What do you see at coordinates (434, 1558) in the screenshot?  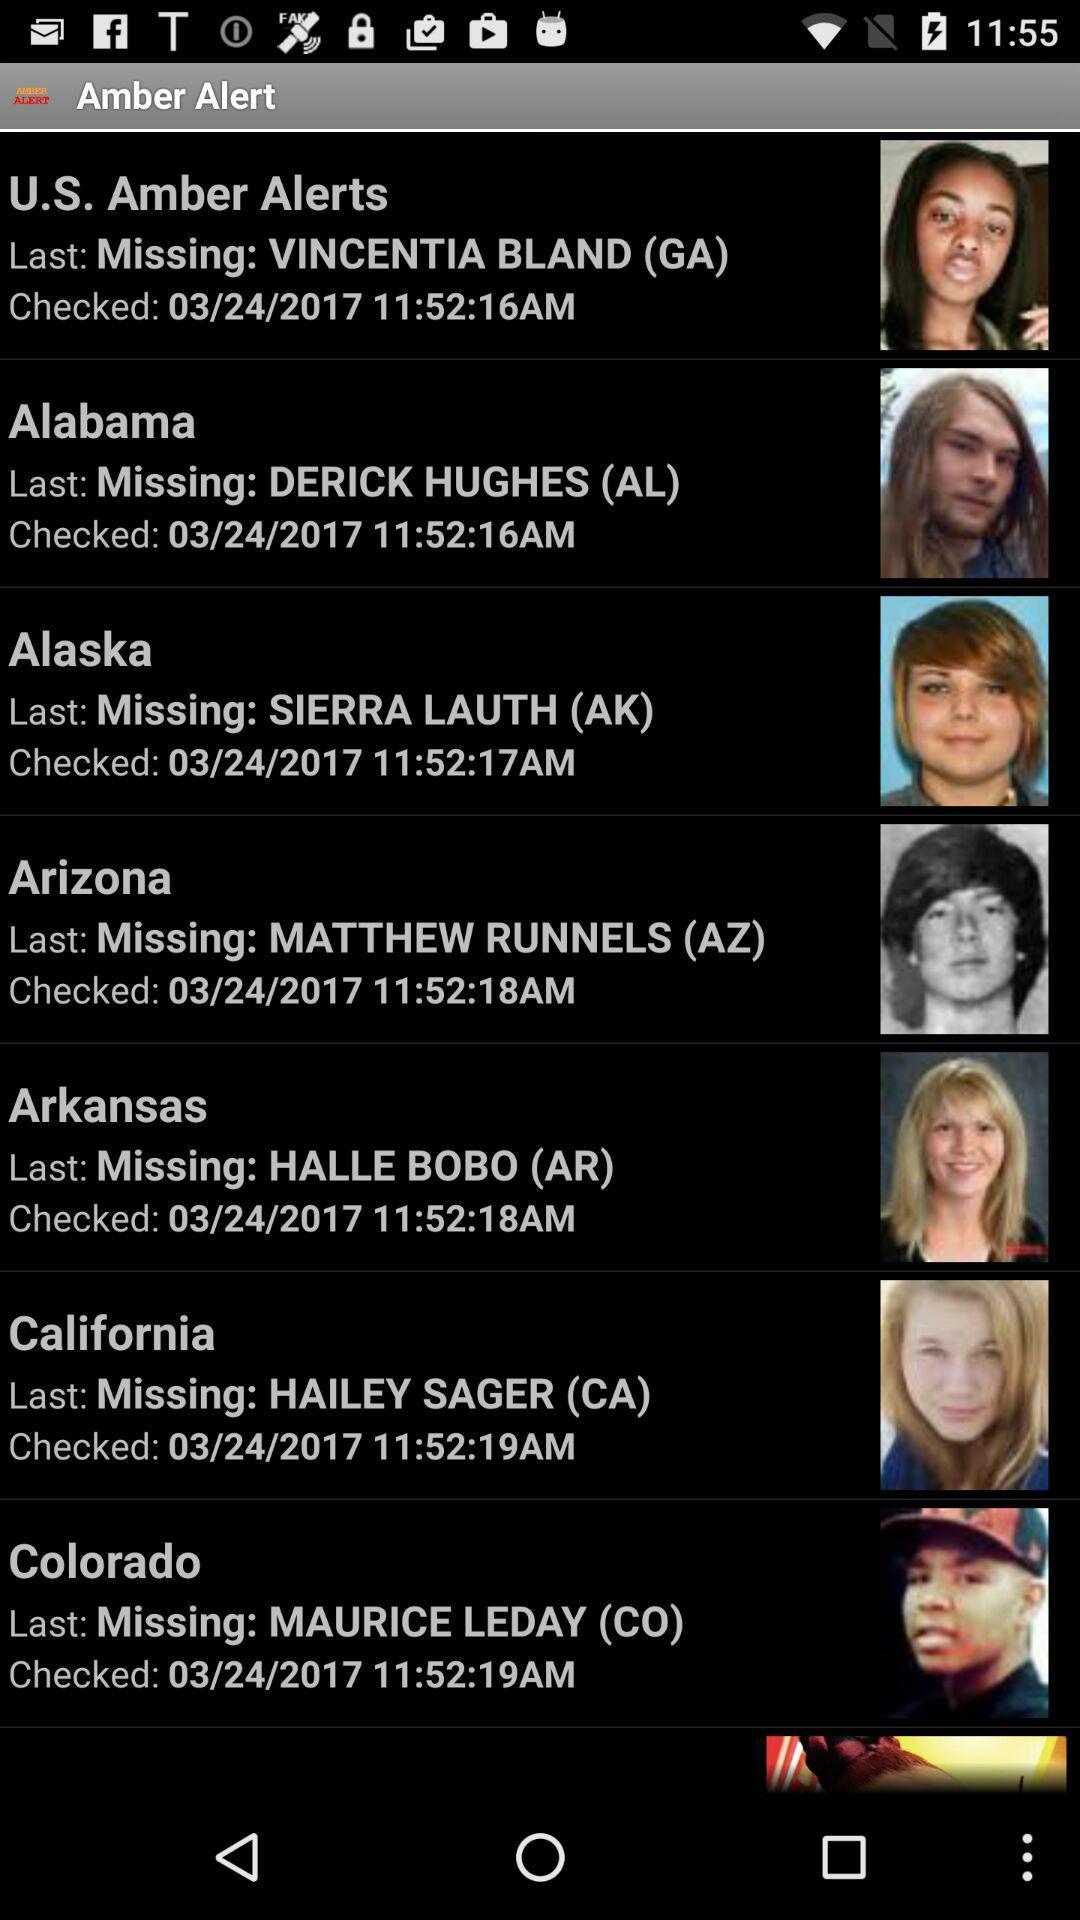 I see `icon above the missing maurice leday app` at bounding box center [434, 1558].